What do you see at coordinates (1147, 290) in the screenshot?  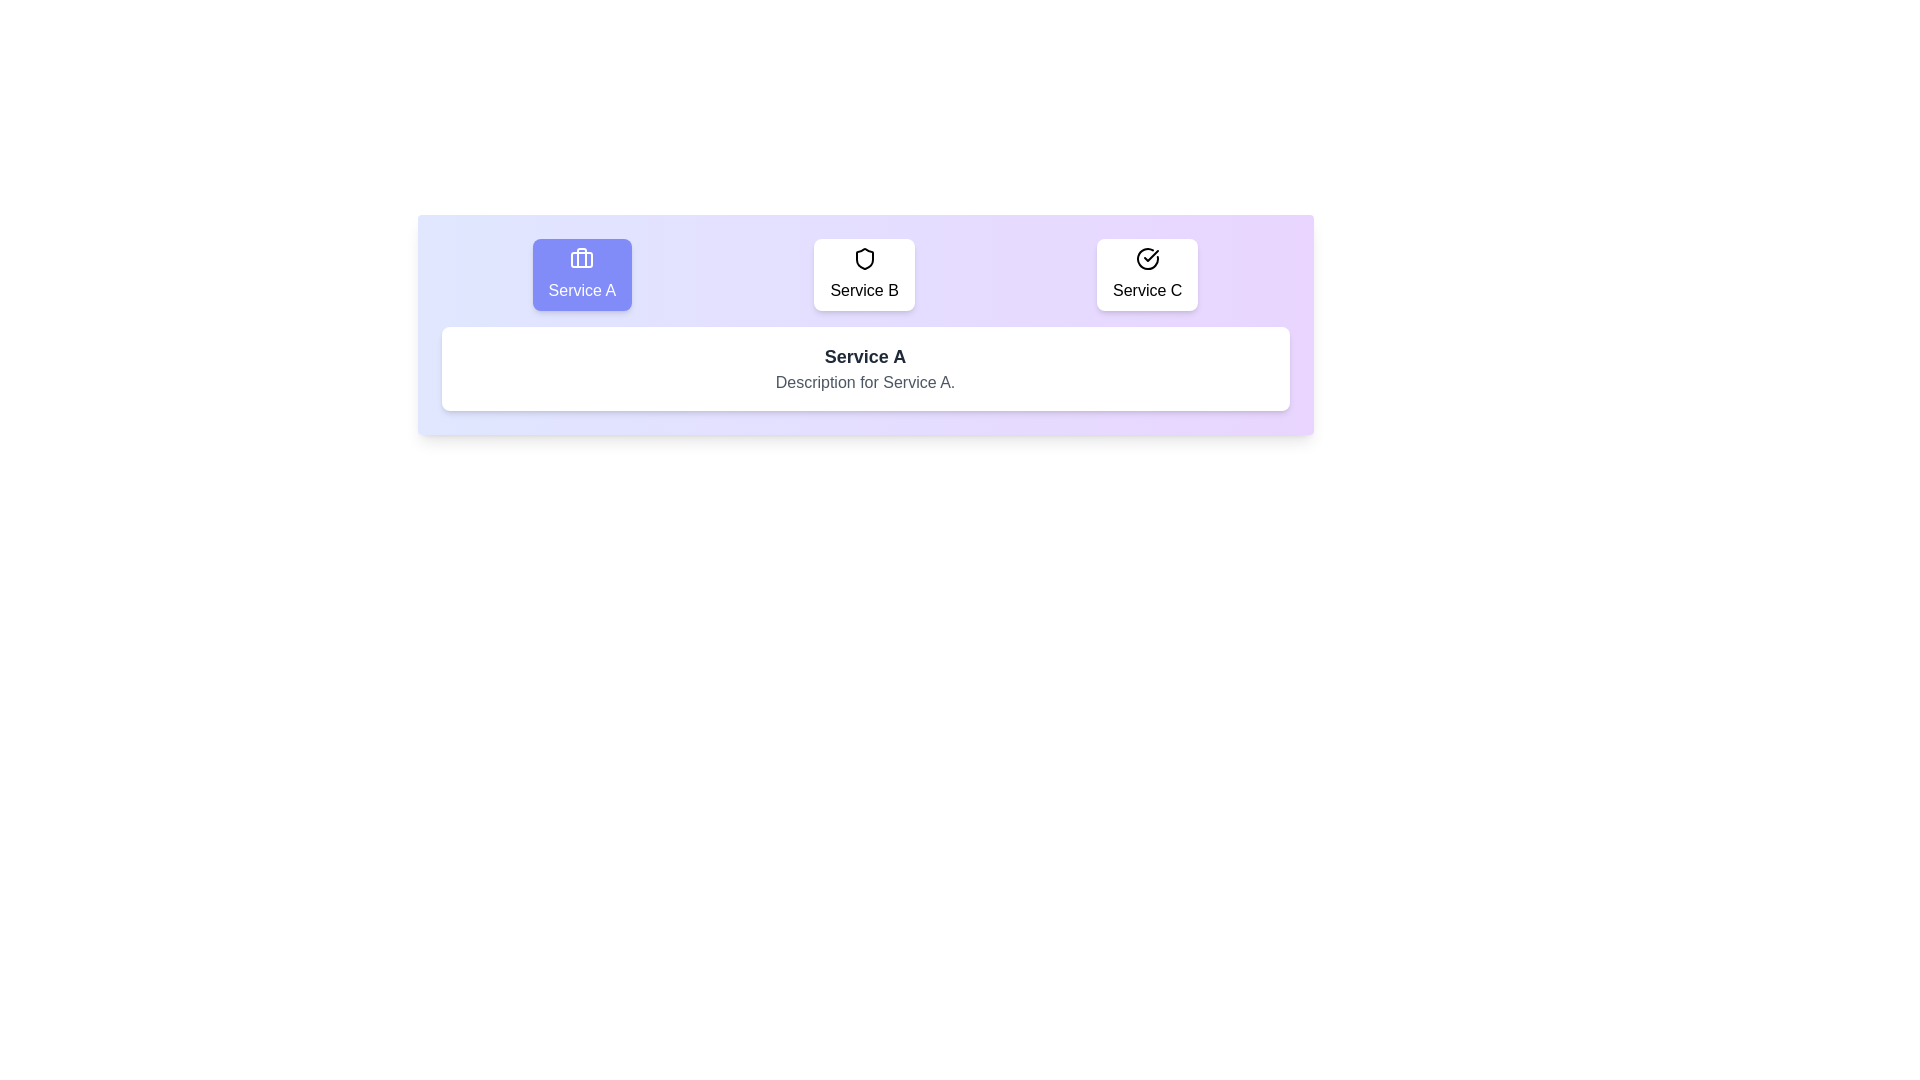 I see `the 'Service C' text label, which serves as an interactive identifier for the service option` at bounding box center [1147, 290].